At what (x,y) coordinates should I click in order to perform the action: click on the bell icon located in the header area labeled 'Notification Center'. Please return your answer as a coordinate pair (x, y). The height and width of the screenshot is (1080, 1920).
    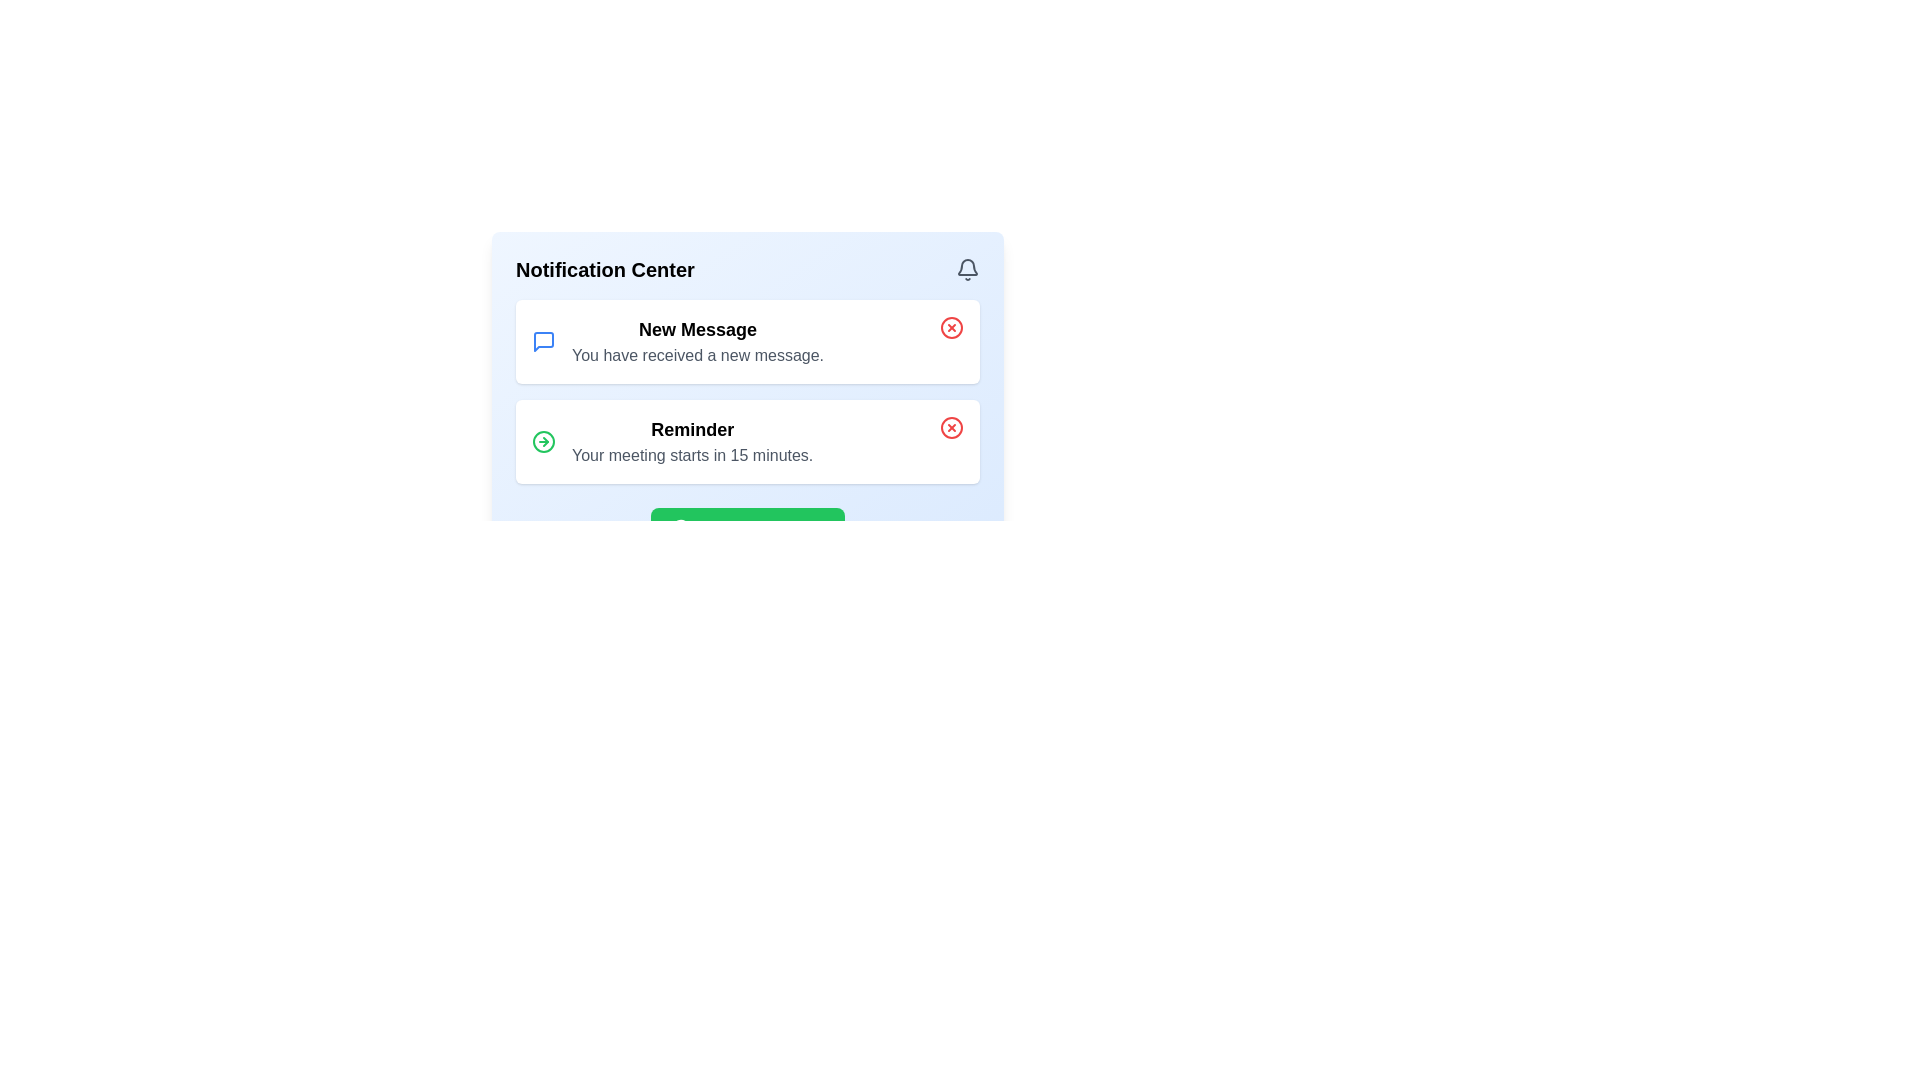
    Looking at the image, I should click on (968, 270).